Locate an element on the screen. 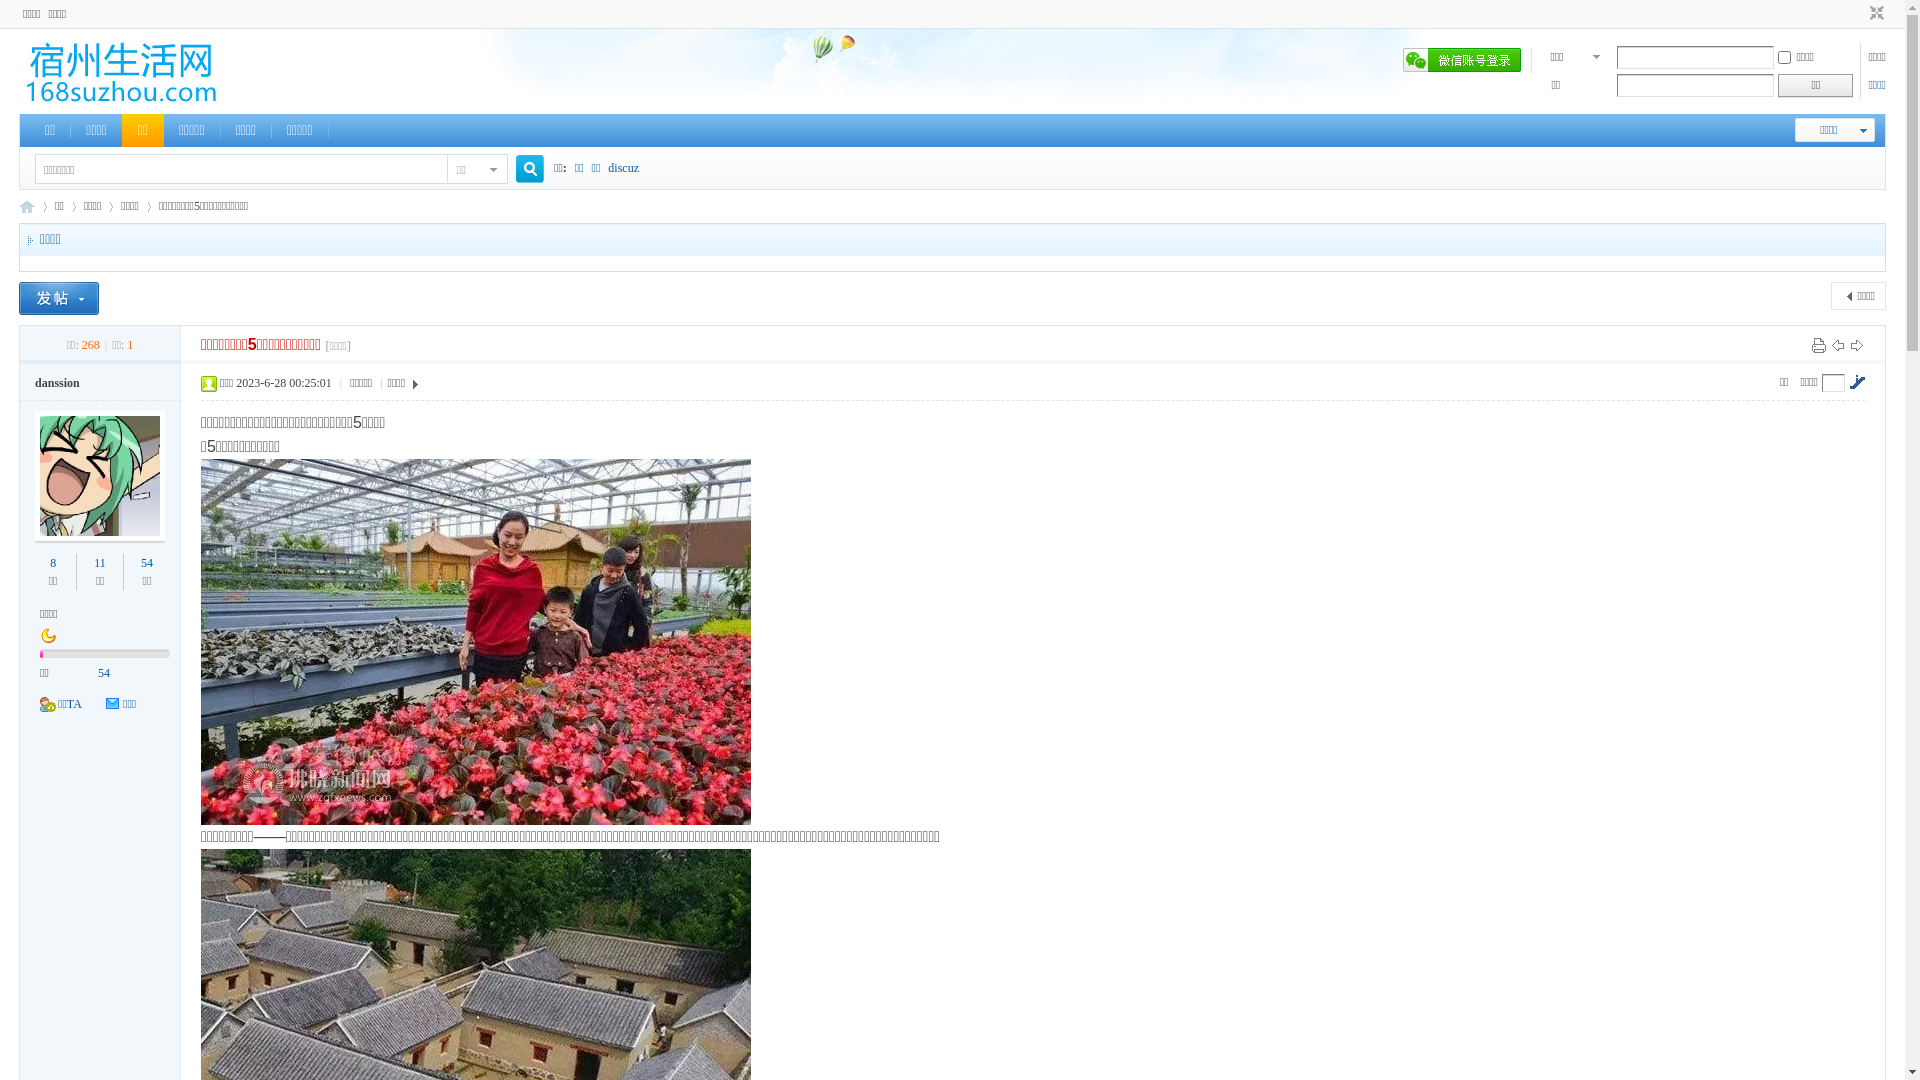  'discuz' is located at coordinates (622, 167).